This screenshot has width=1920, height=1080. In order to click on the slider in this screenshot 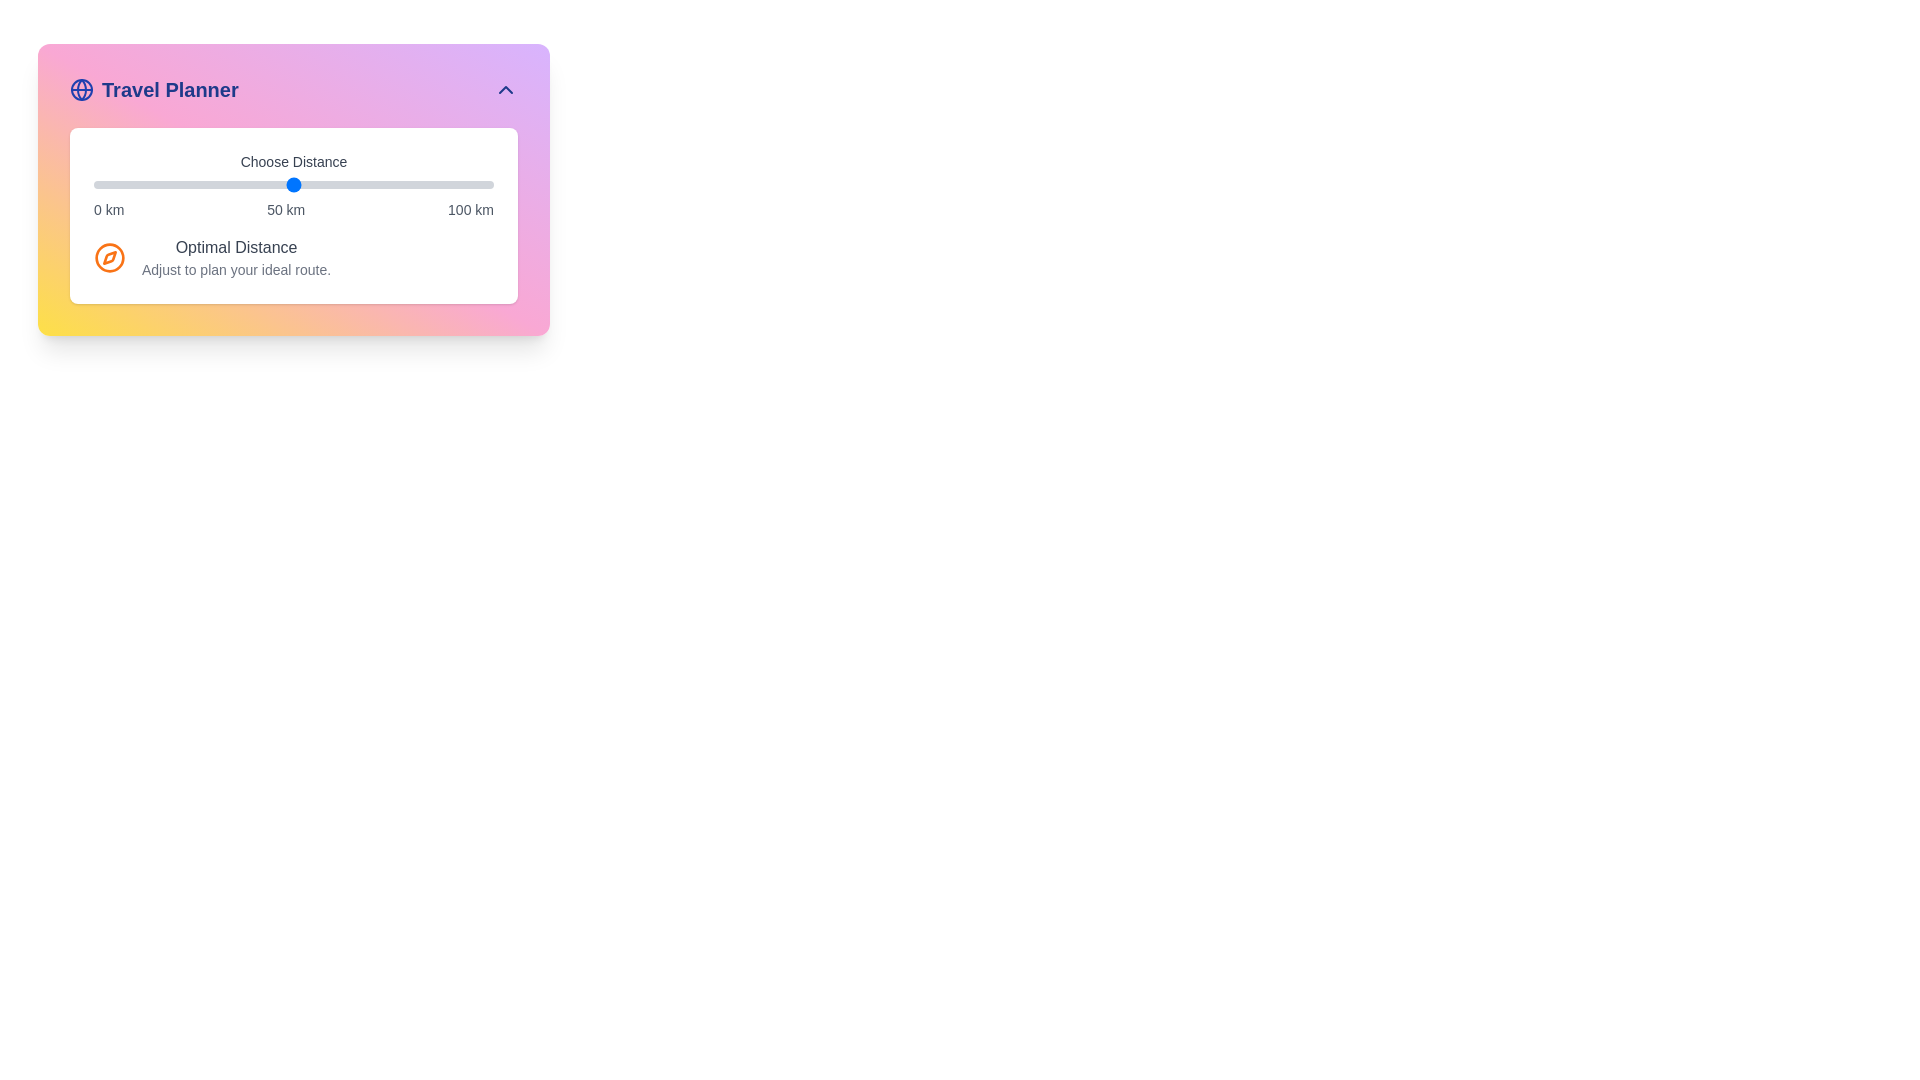, I will do `click(330, 185)`.